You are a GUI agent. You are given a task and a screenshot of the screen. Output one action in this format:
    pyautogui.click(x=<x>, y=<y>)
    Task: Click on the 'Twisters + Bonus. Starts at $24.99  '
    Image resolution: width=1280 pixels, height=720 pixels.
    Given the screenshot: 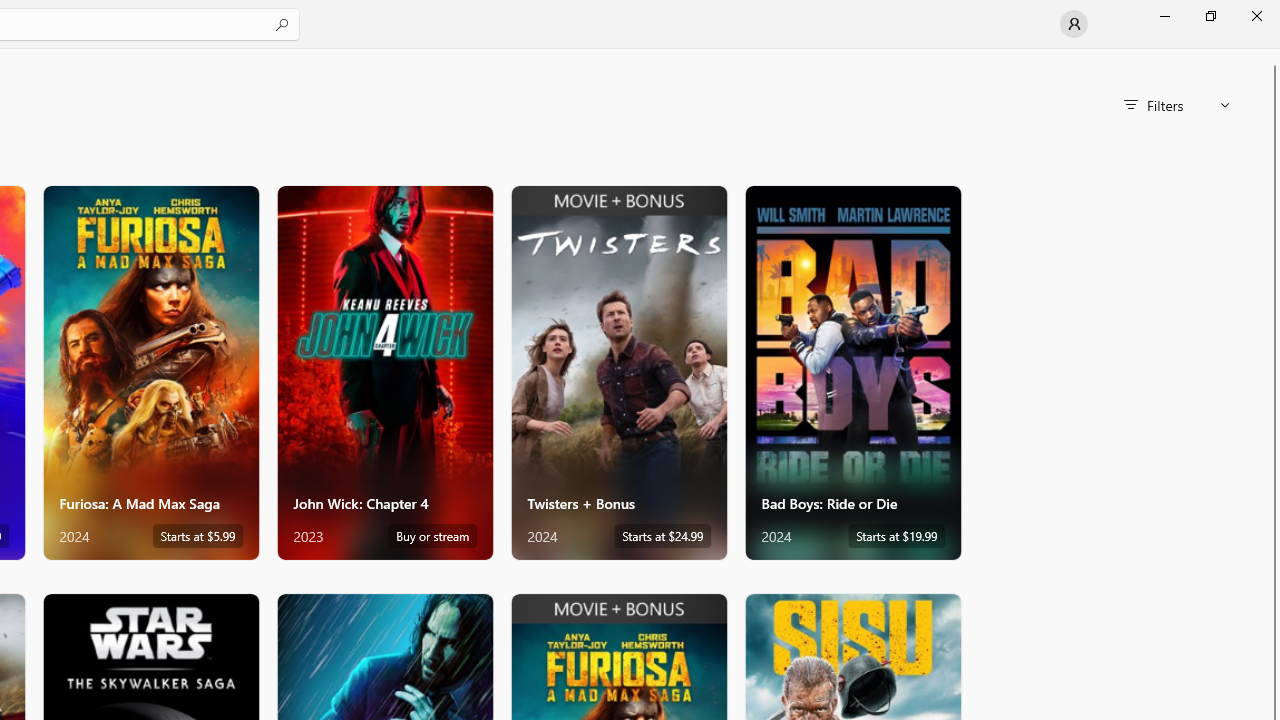 What is the action you would take?
    pyautogui.click(x=617, y=372)
    